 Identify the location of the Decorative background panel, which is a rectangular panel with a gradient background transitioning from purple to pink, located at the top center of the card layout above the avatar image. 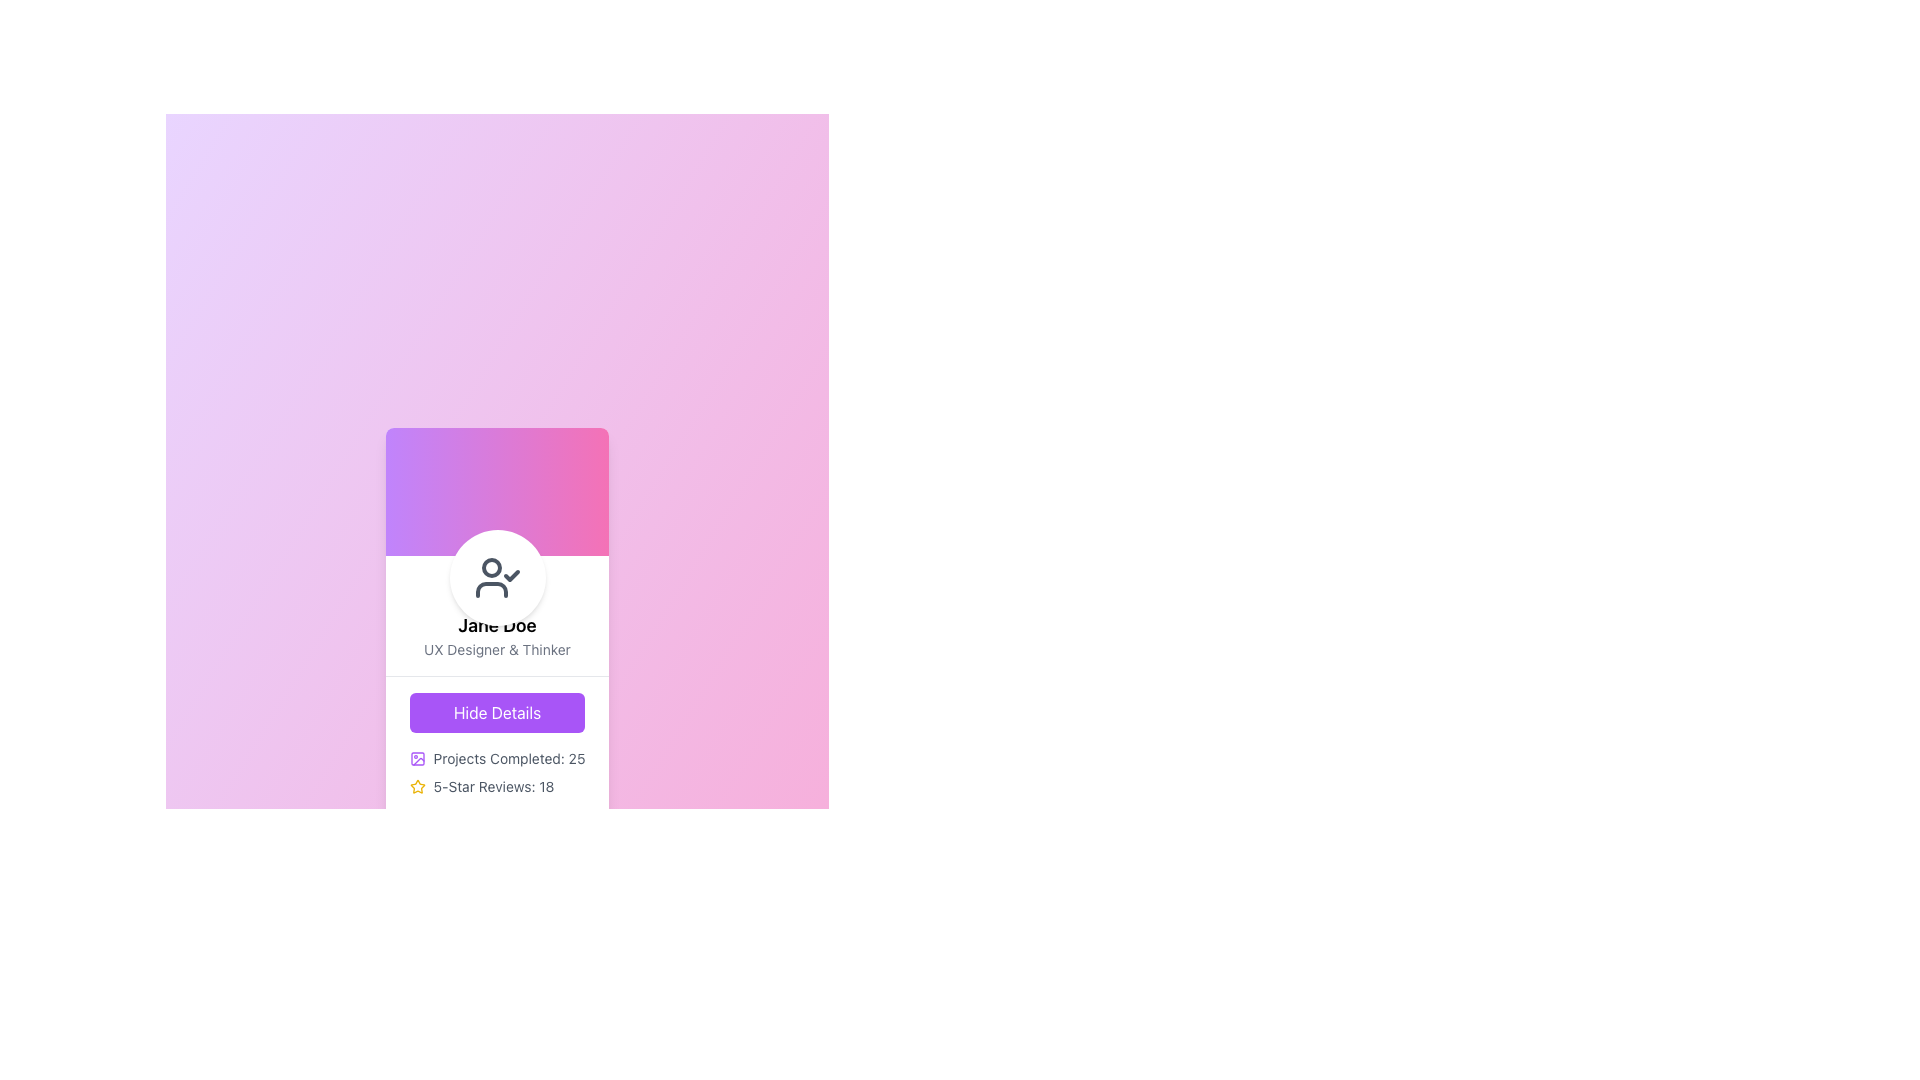
(497, 491).